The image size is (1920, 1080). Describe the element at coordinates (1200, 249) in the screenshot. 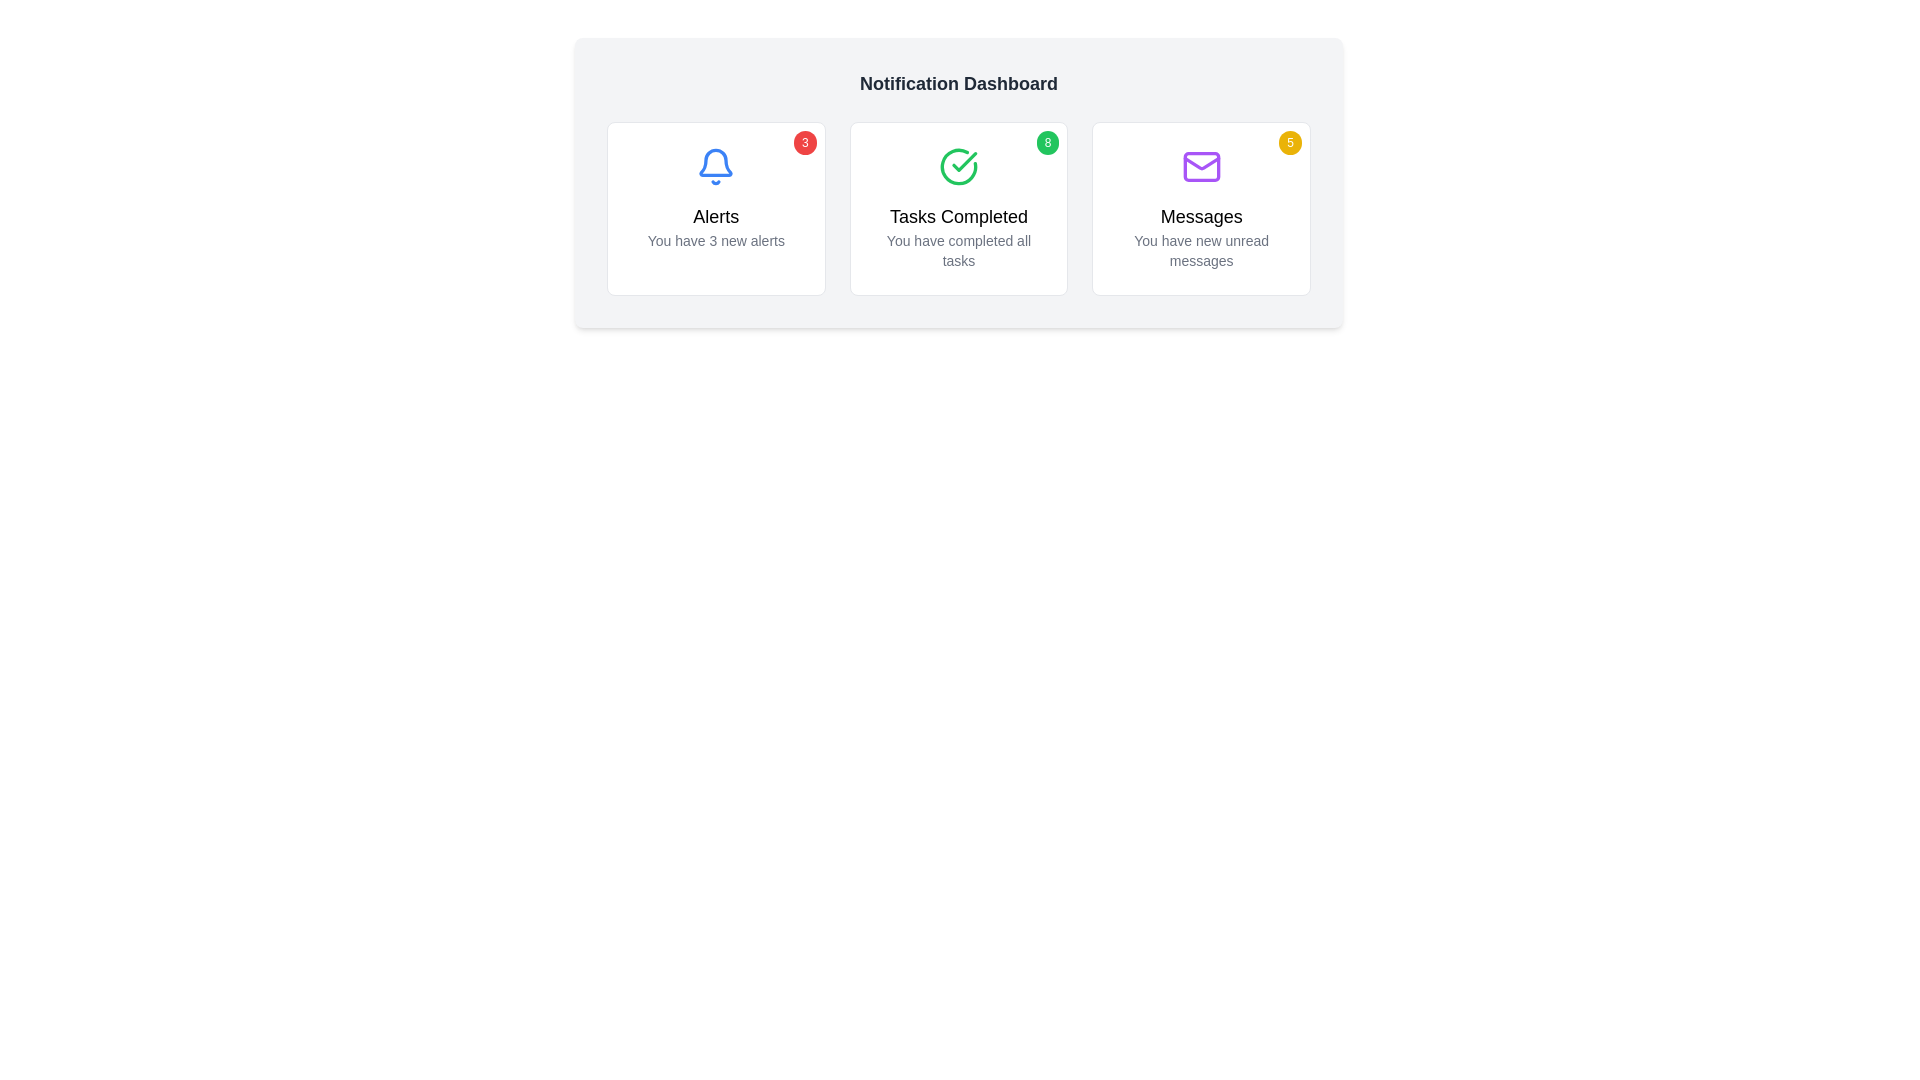

I see `the static text label that displays 'You have new unread messages', which is located beneath the title text 'Messages' within the 'Messages' card` at that location.